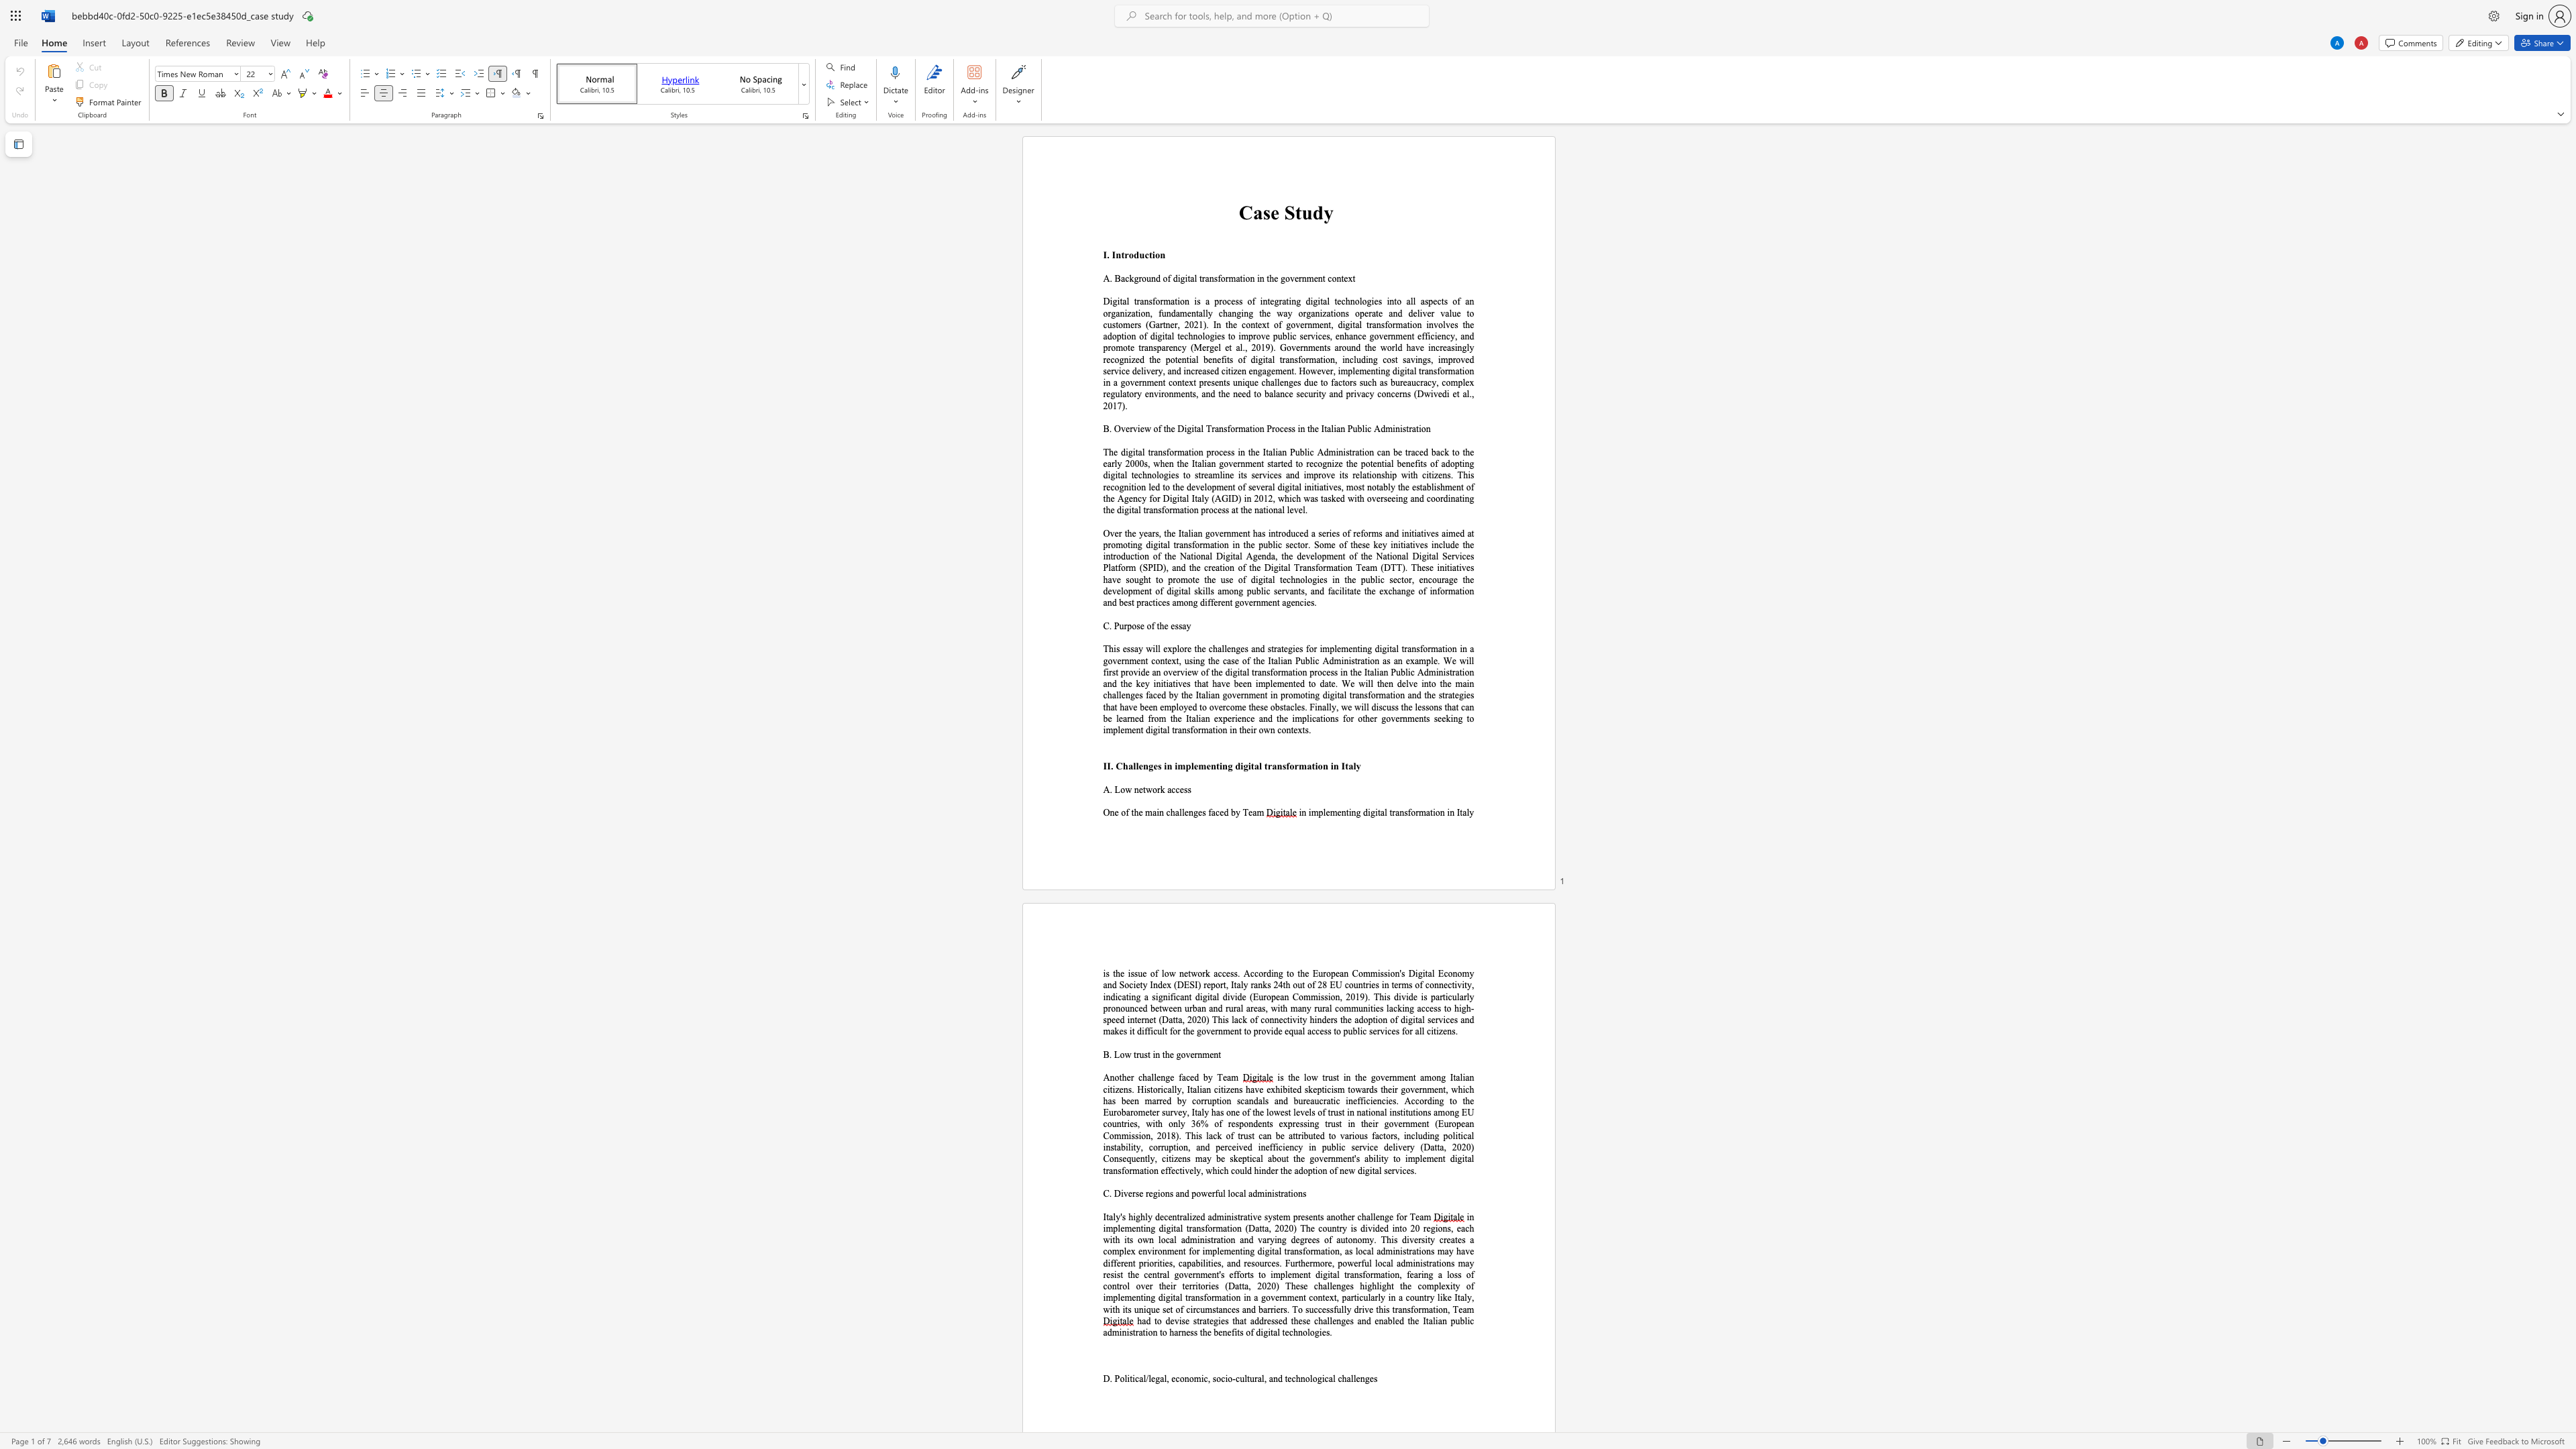 The height and width of the screenshot is (1449, 2576). Describe the element at coordinates (1231, 694) in the screenshot. I see `the subset text "vern" within the text "This essay will explore the challenges and strategies for implementing digital transformation in a government context, using the case of the Italian Public Administration as an example. We will first provide an overview of the digital transformation process in the Italian Public Administration and the key initiatives that have been implemented to date. We will then delve into the main challenges faced by the Italian government in promoting digital transformation and the strategies that have been employed to"` at that location.